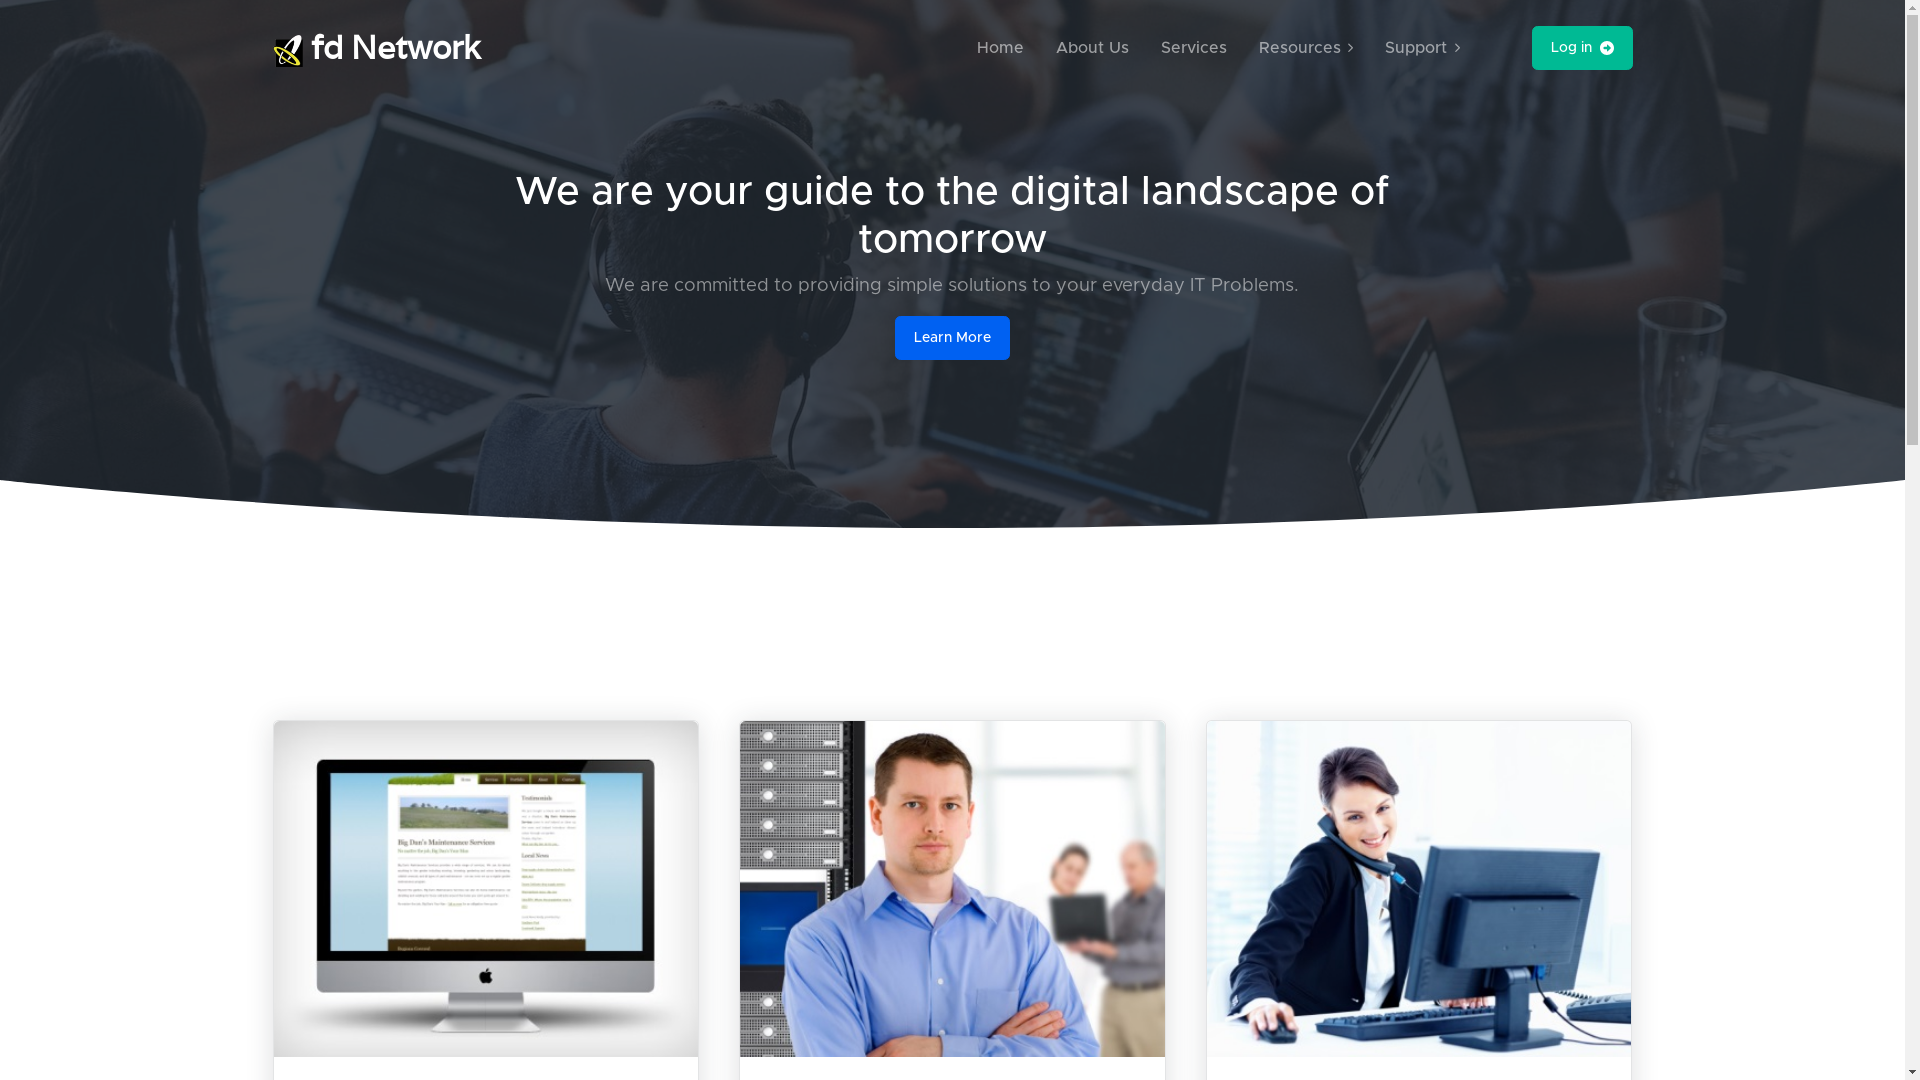 The image size is (1920, 1080). What do you see at coordinates (286, 49) in the screenshot?
I see `'fd Network Logo'` at bounding box center [286, 49].